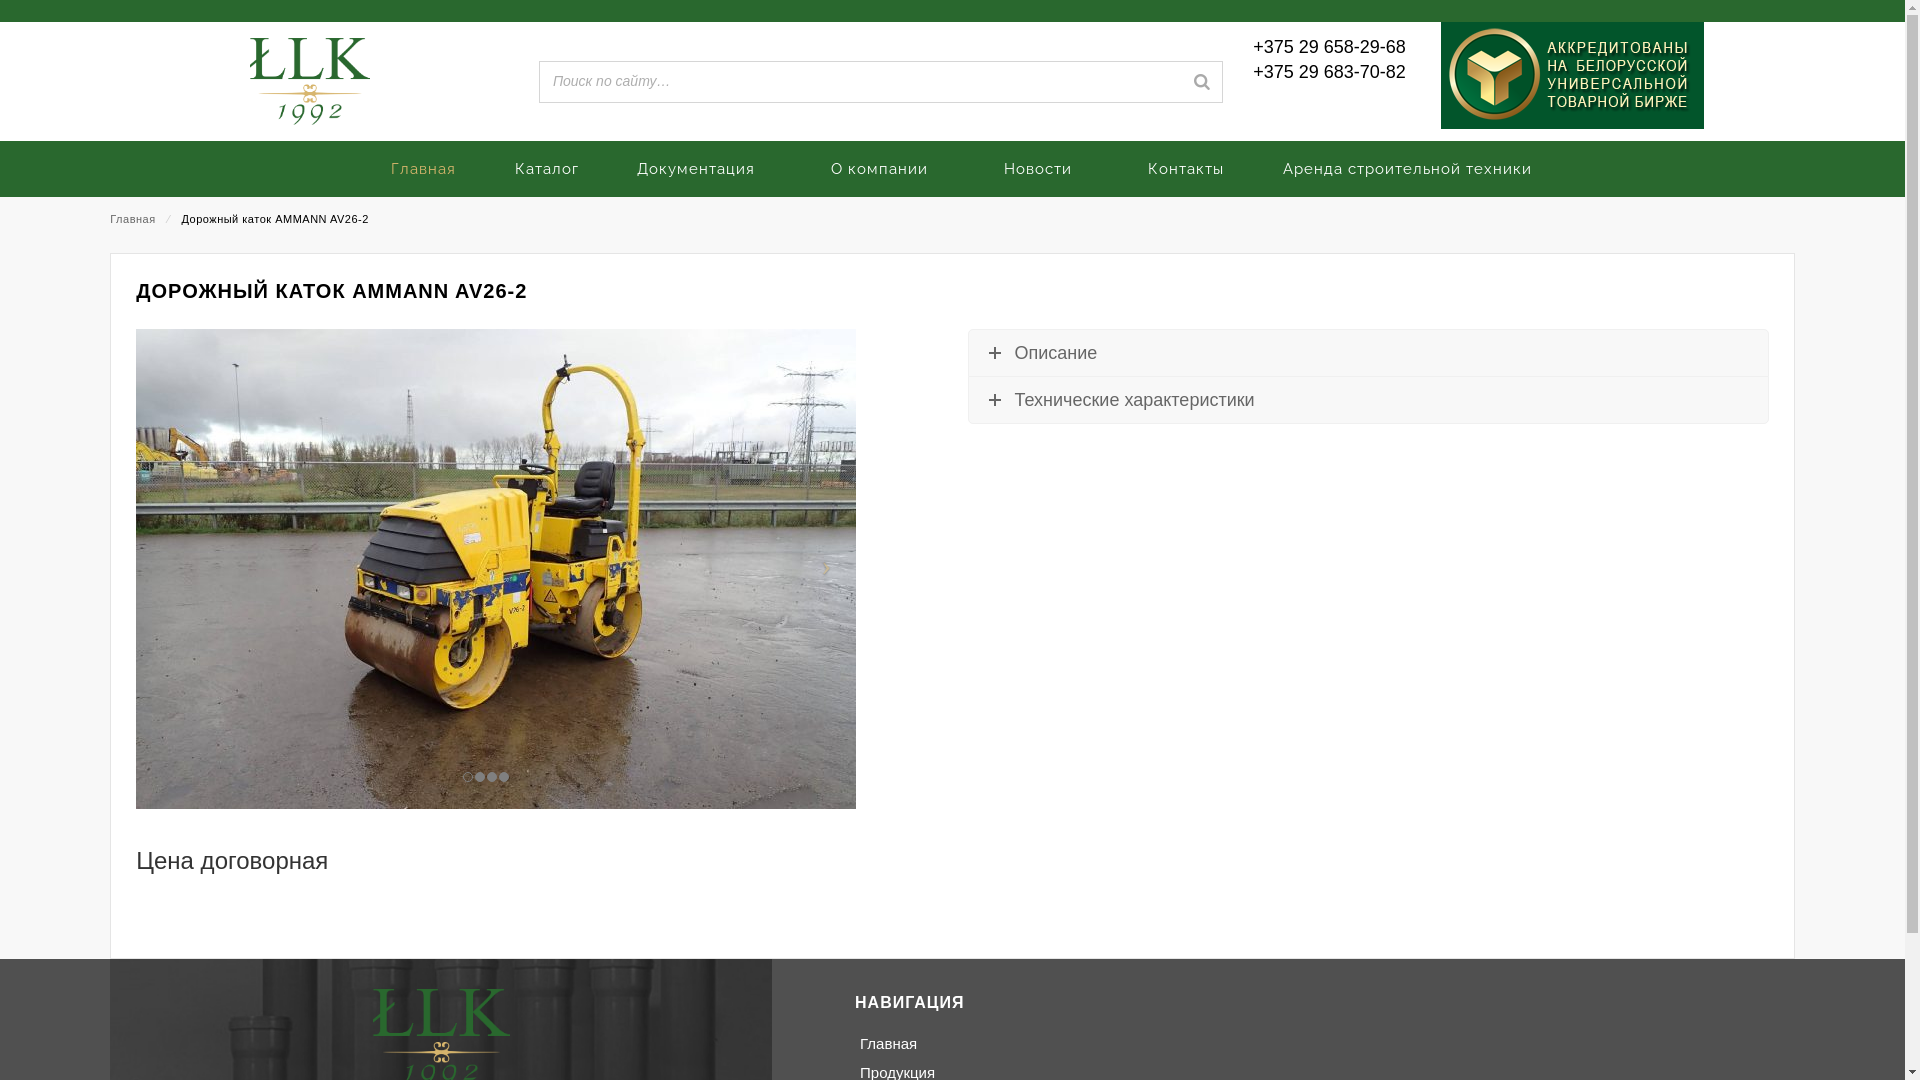  Describe the element at coordinates (1251, 46) in the screenshot. I see `'+375 29 658-29-68'` at that location.